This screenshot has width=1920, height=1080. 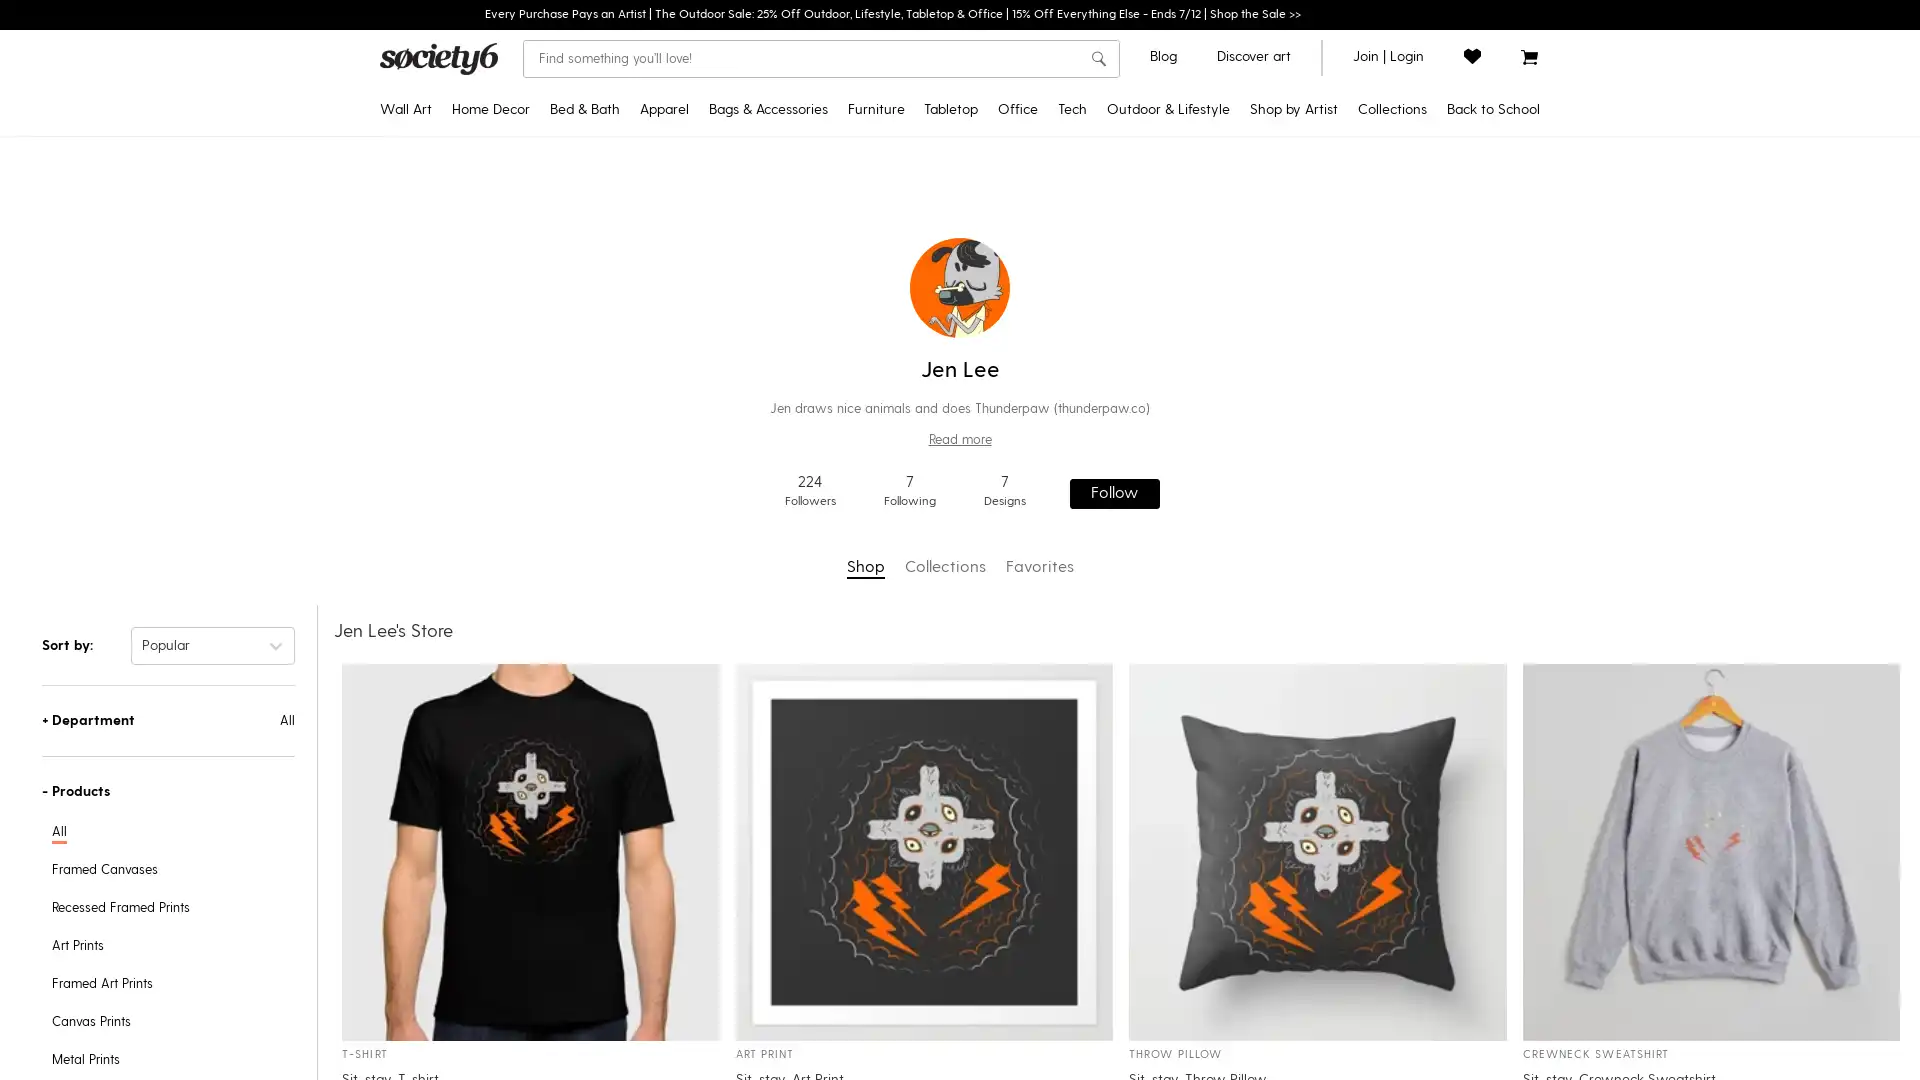 I want to click on Bath Mats, so click(x=627, y=289).